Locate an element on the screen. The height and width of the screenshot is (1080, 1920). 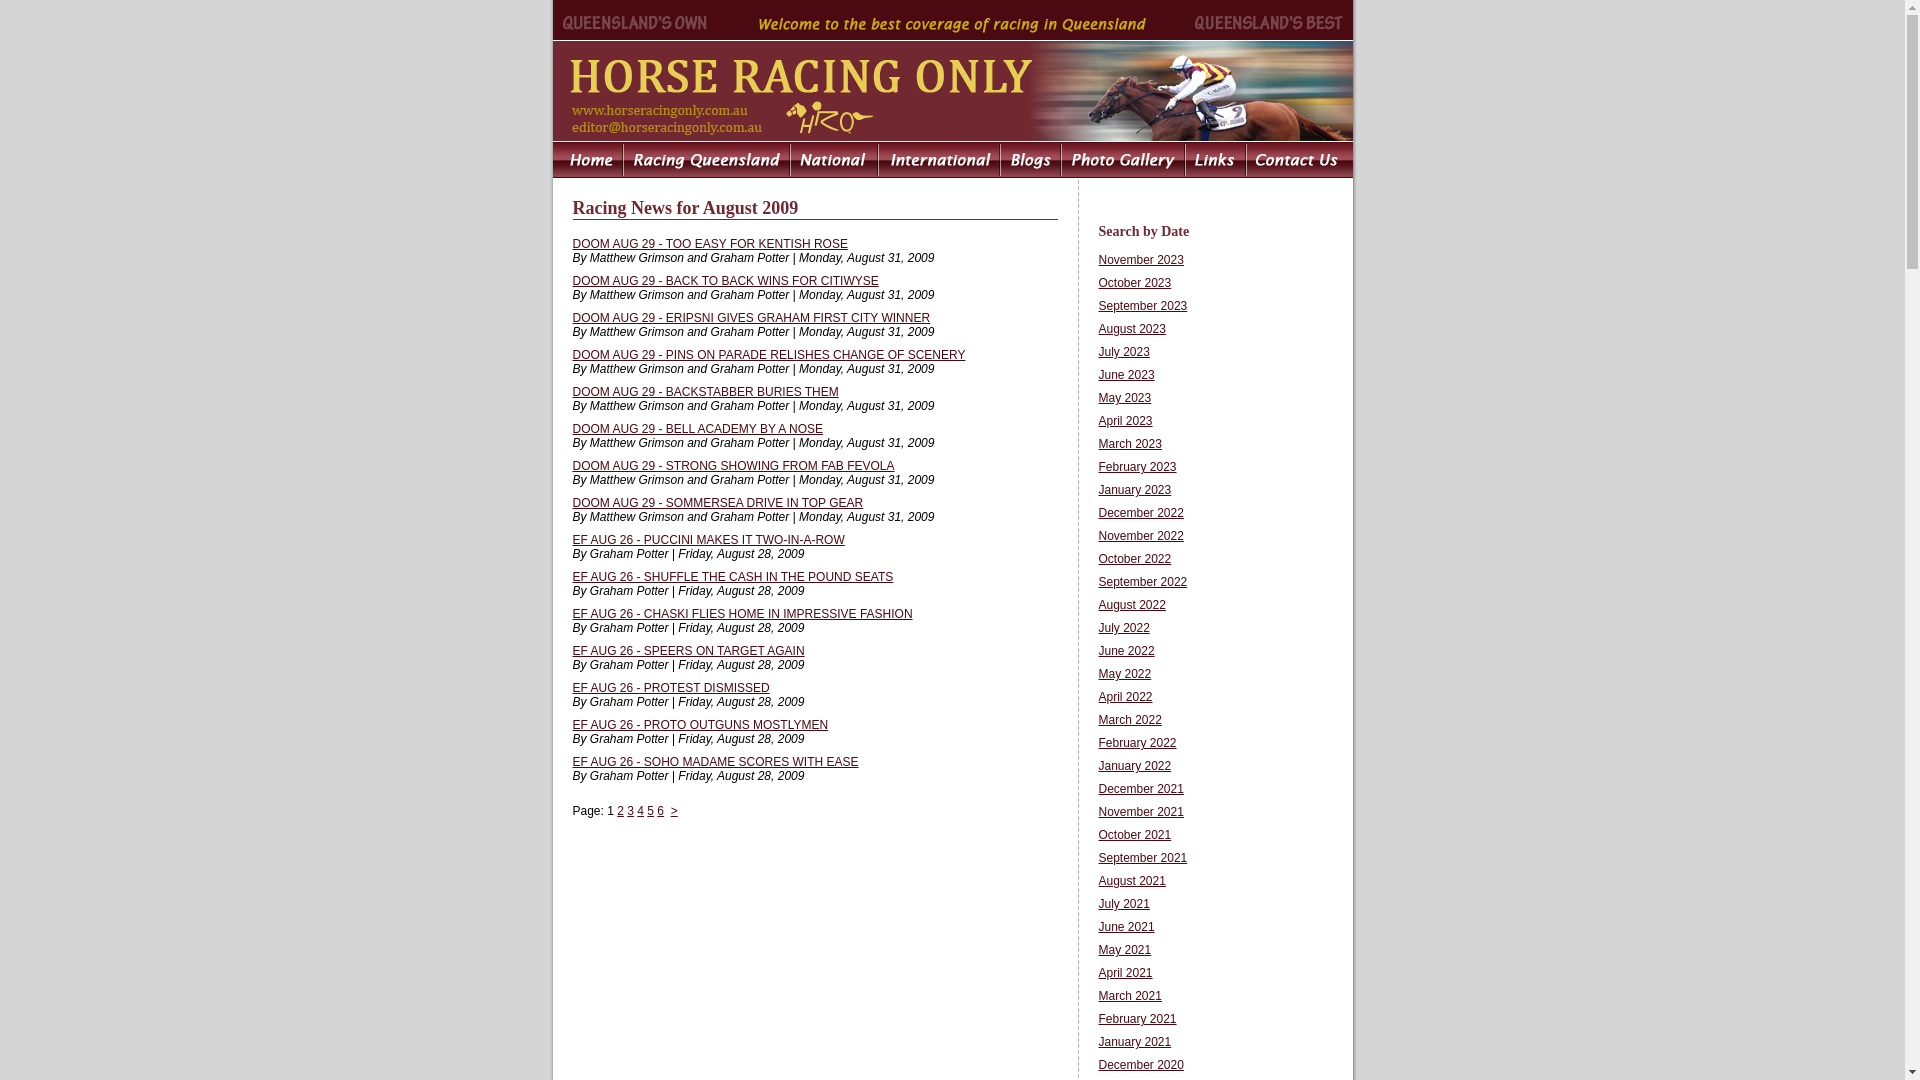
'November 2023' is located at coordinates (1140, 258).